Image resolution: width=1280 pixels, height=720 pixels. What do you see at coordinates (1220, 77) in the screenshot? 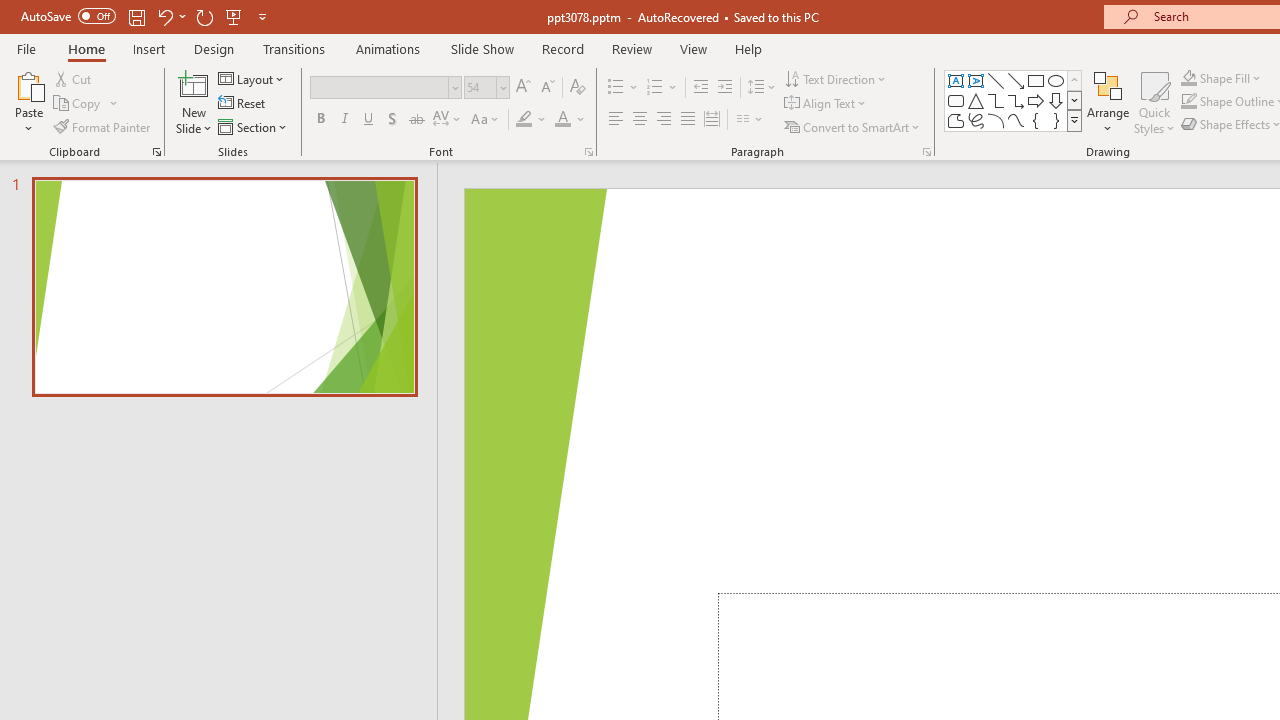
I see `'Shape Fill'` at bounding box center [1220, 77].